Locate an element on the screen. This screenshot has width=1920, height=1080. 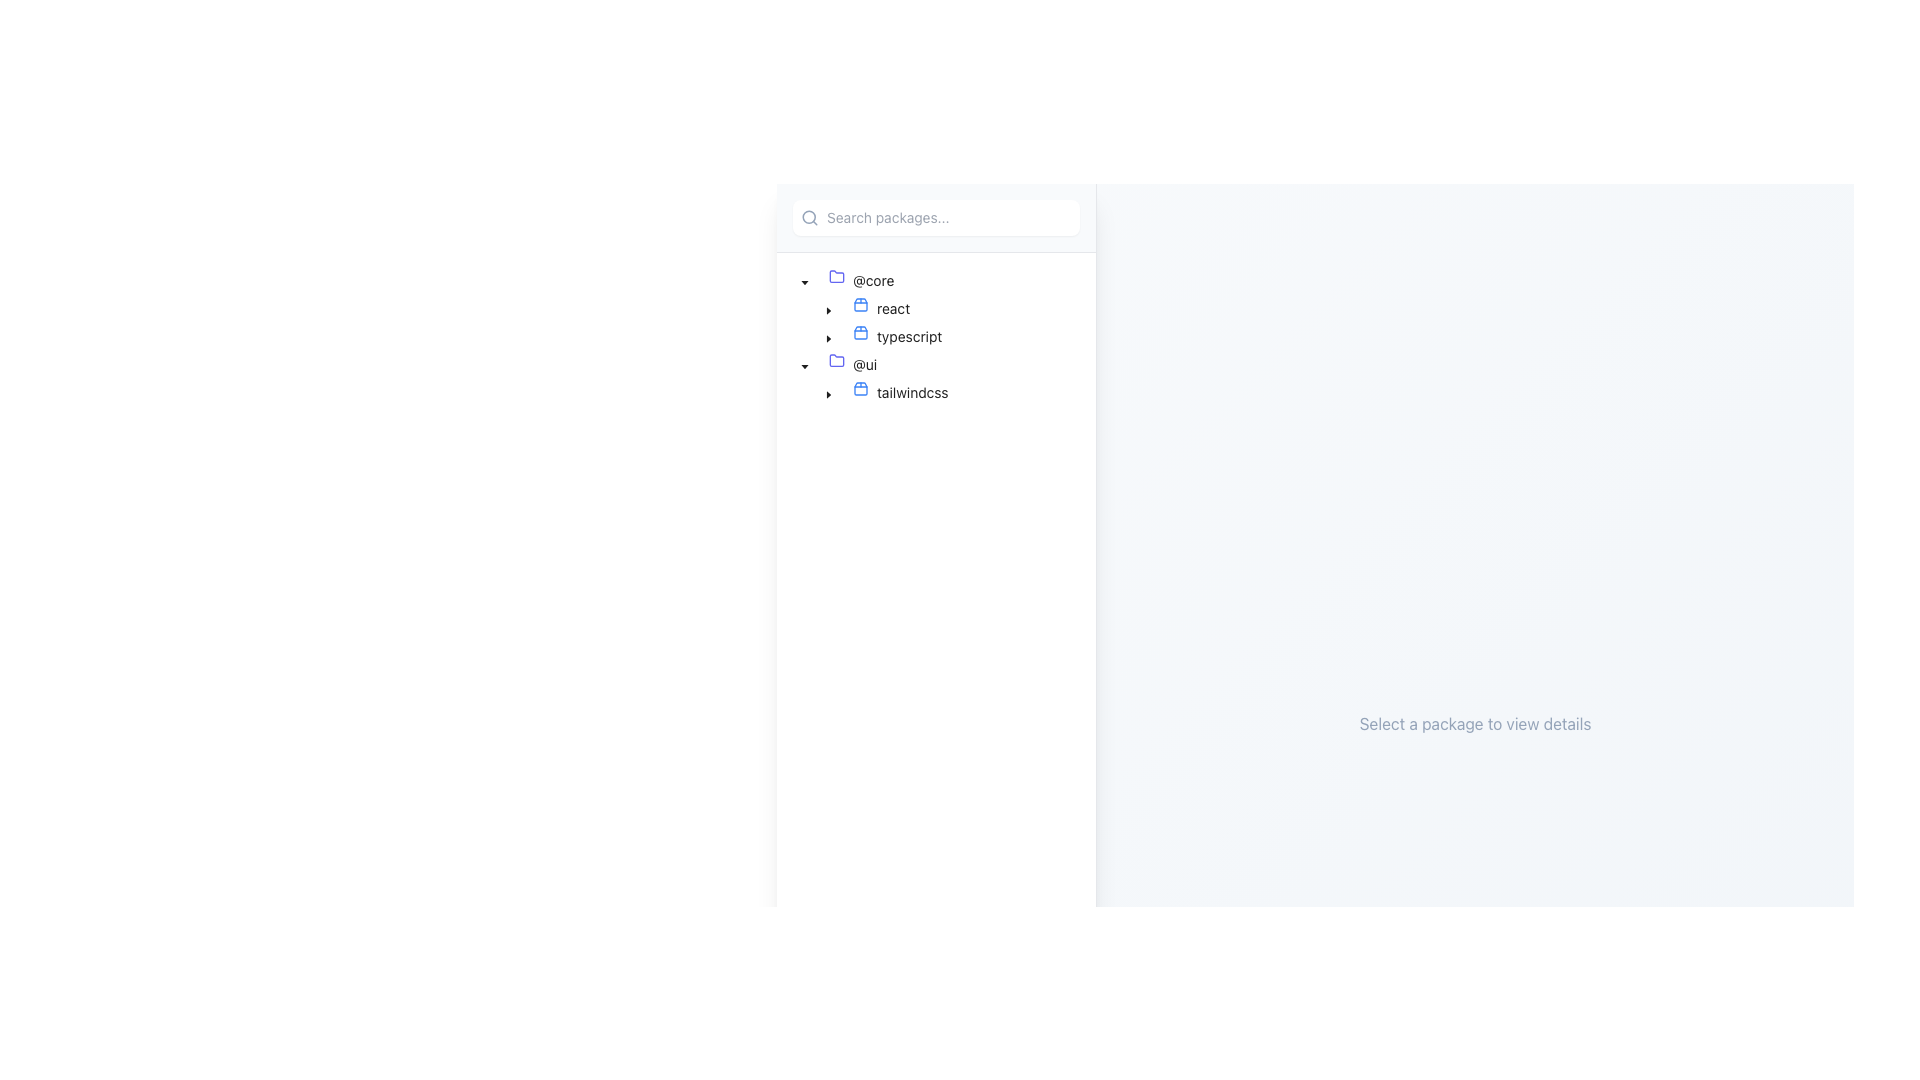
the '@ui' label in the tree view is located at coordinates (864, 363).